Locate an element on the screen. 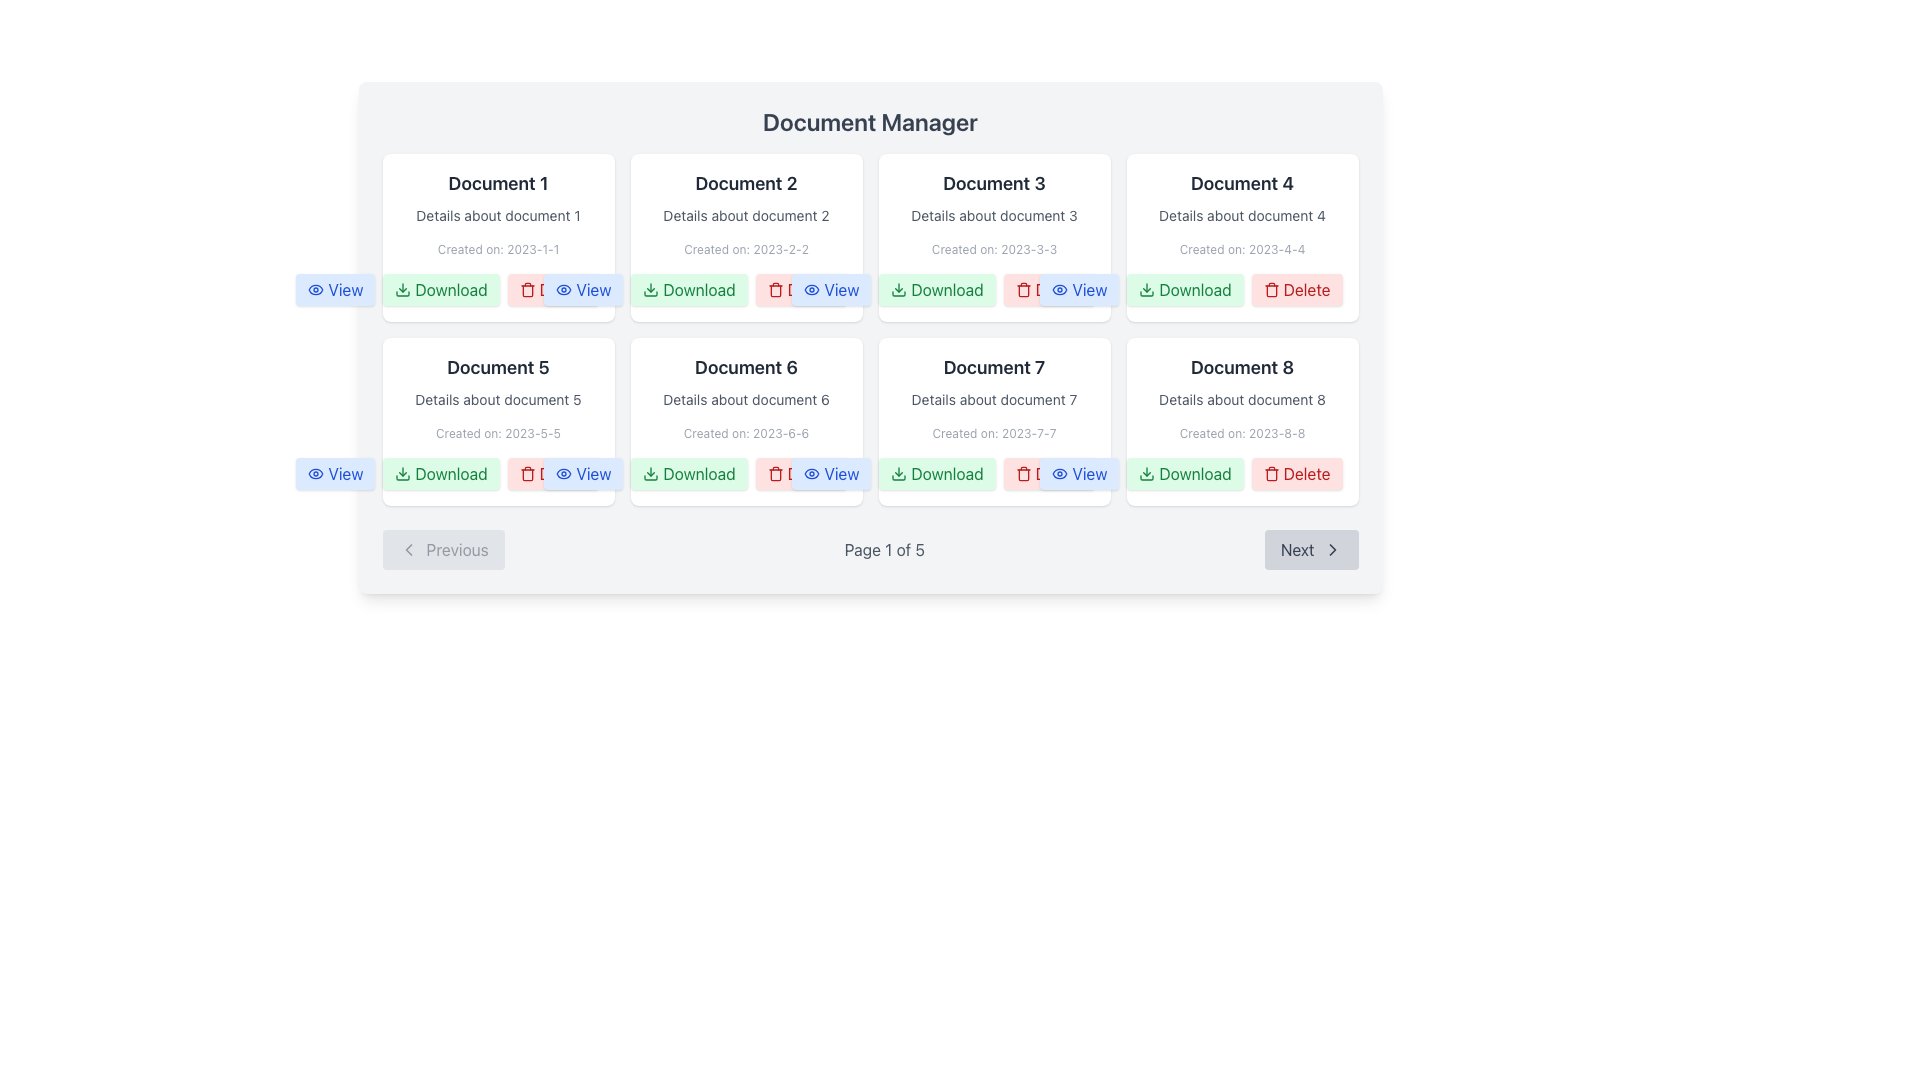 The height and width of the screenshot is (1080, 1920). the button in the bottom-right corner of the card for 'Document 7' is located at coordinates (1079, 474).